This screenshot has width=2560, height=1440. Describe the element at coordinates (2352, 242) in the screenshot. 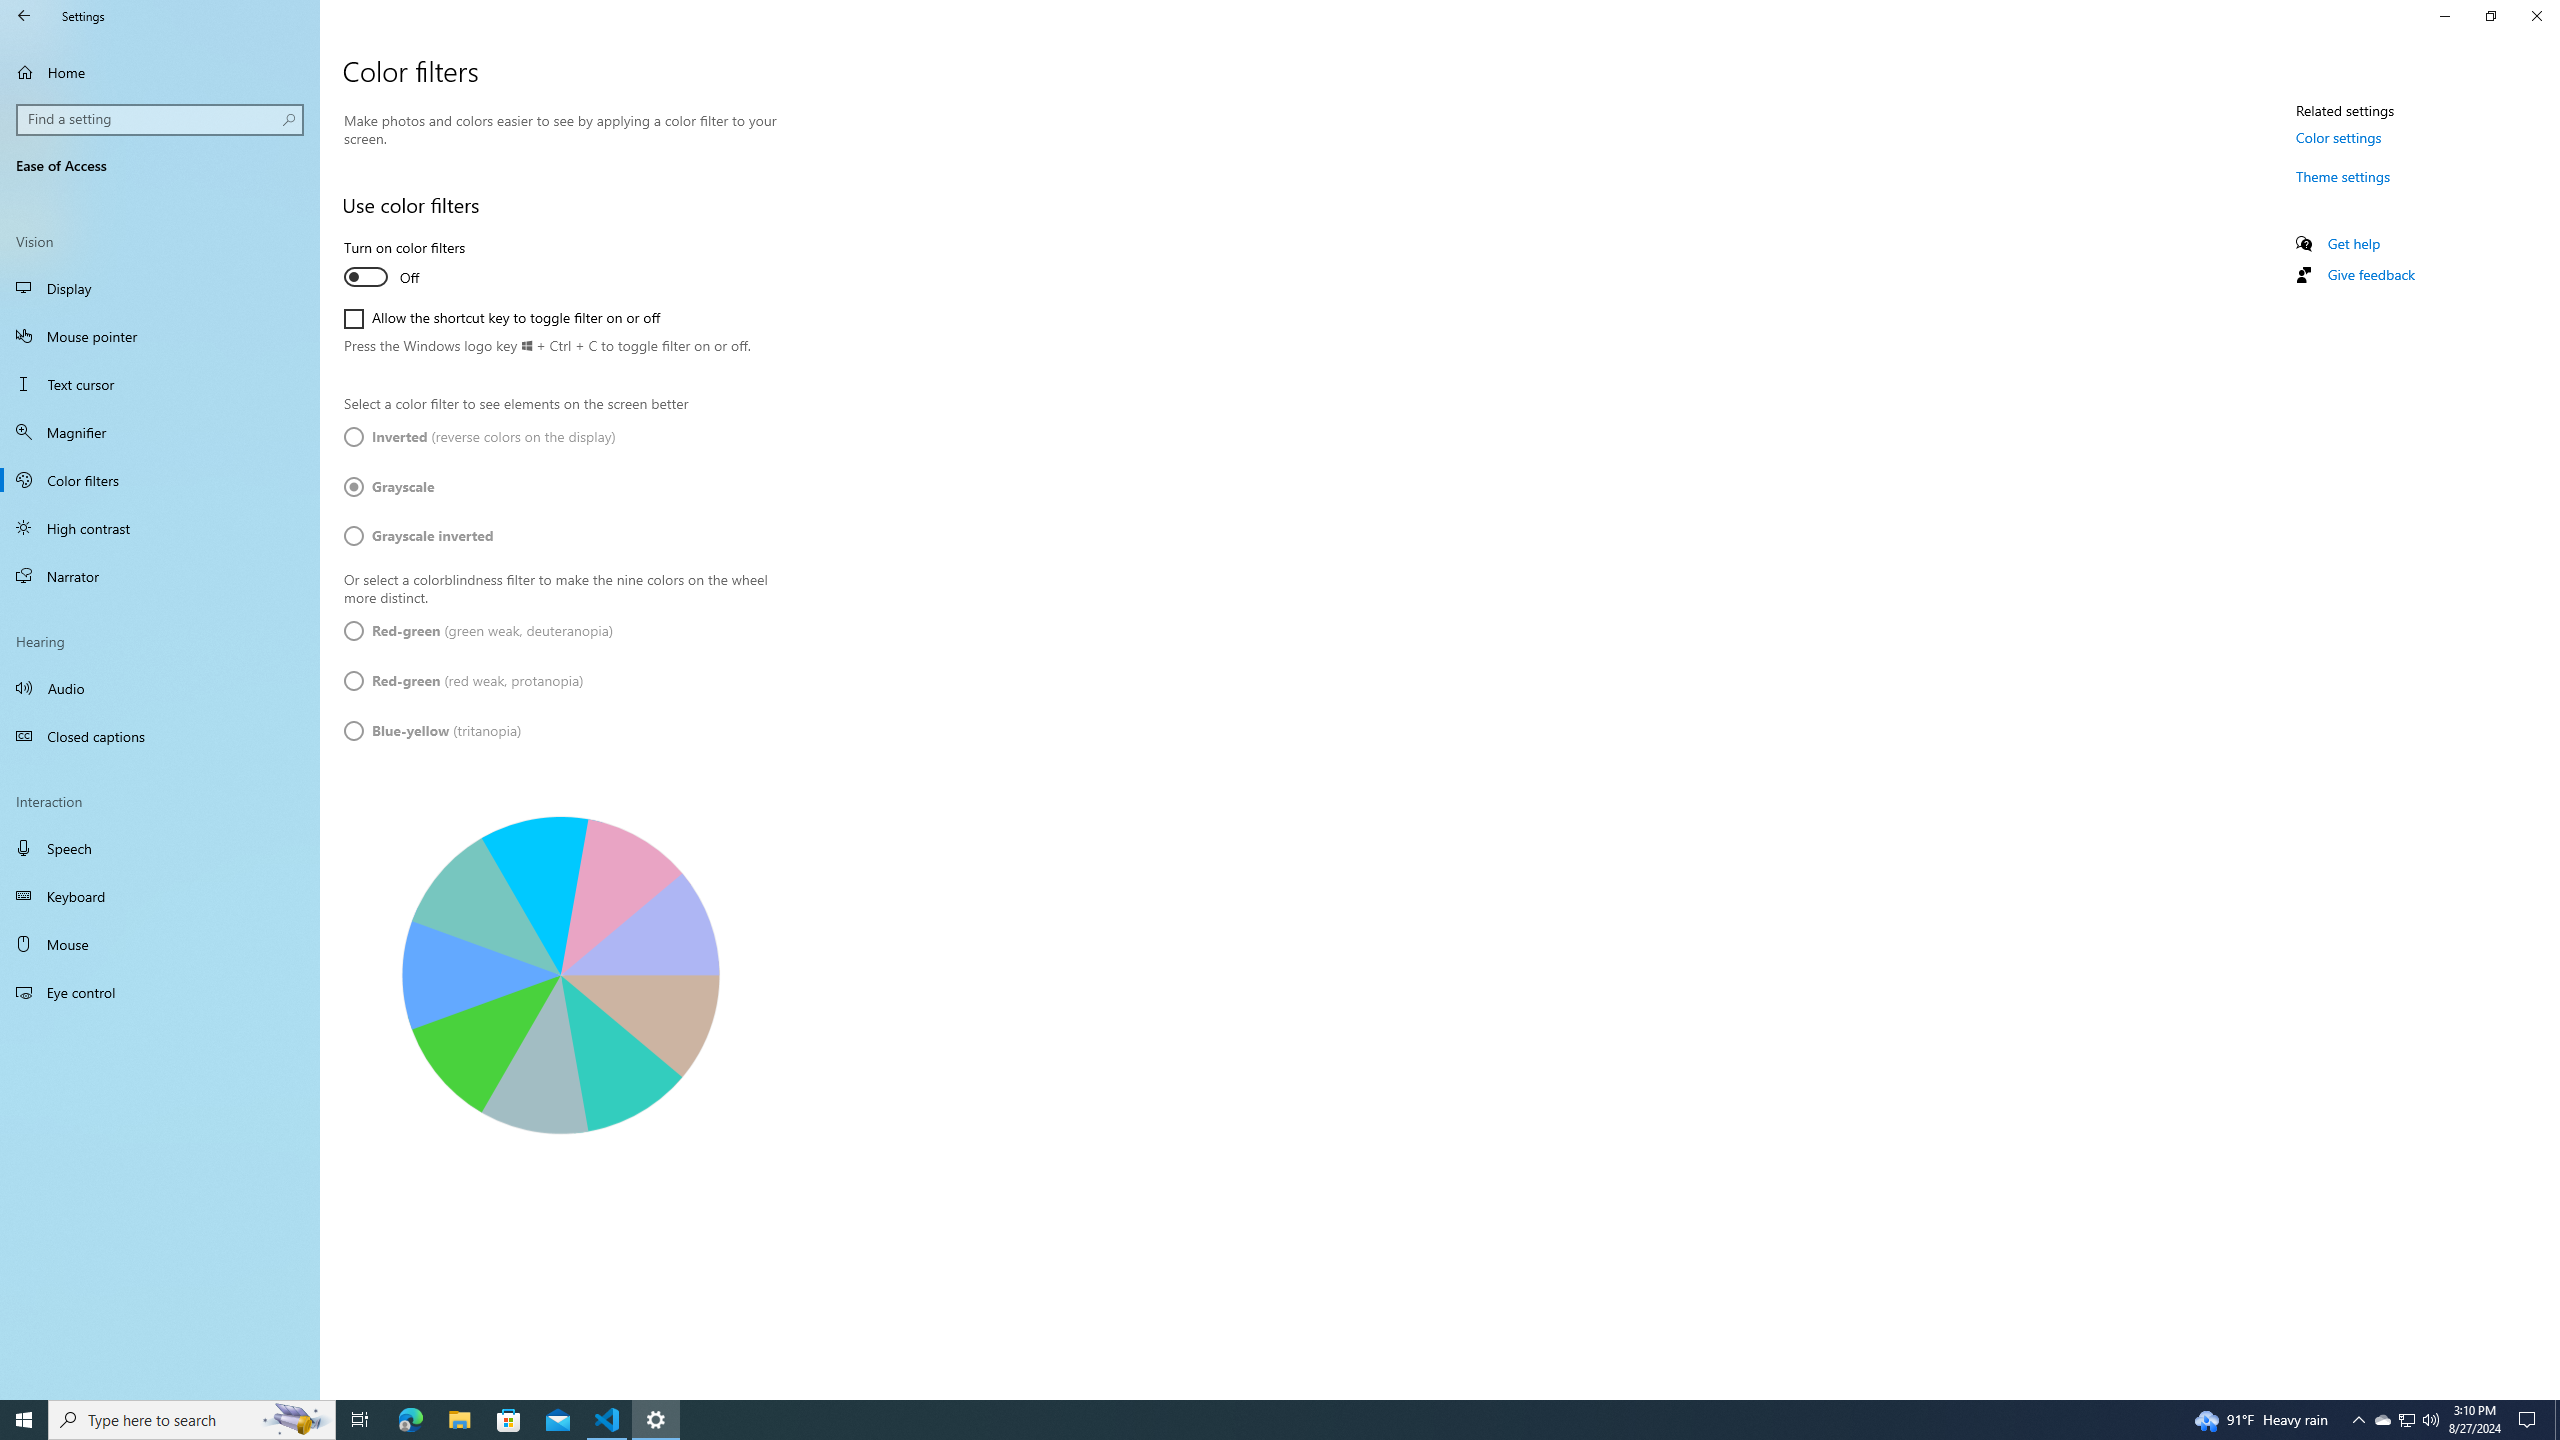

I see `'Get help'` at that location.